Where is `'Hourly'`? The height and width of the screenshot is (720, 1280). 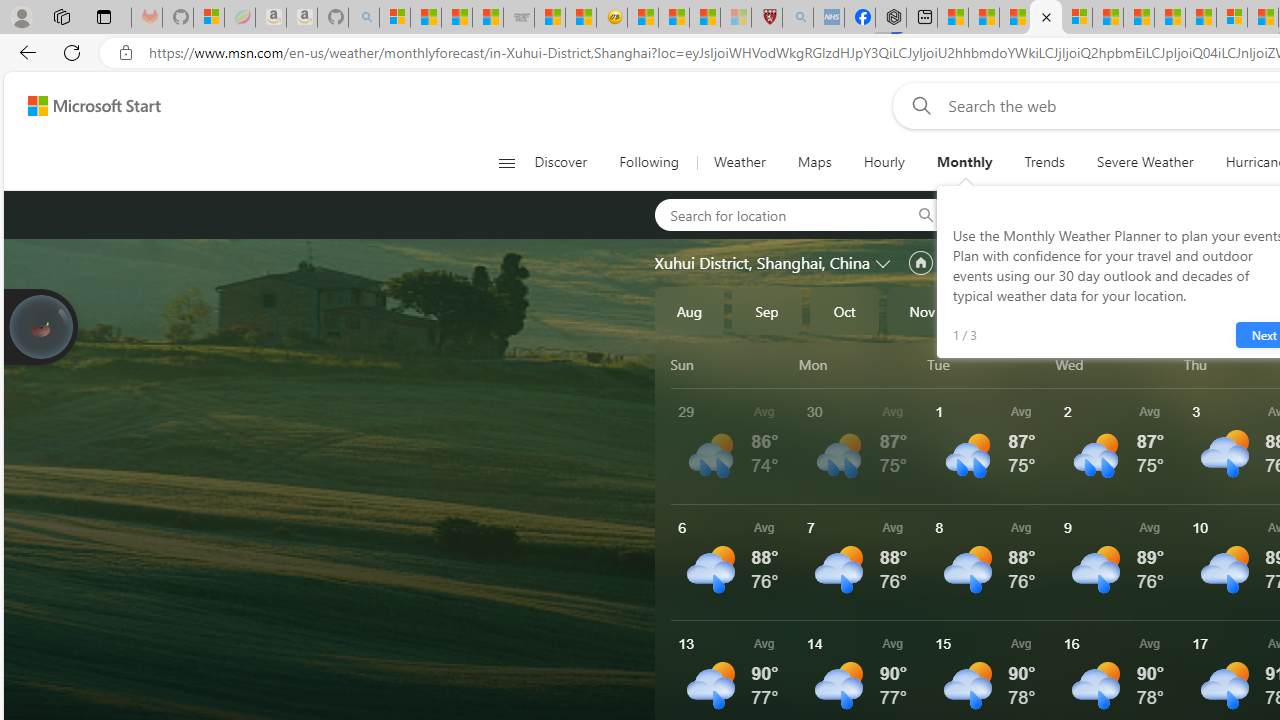 'Hourly' is located at coordinates (883, 162).